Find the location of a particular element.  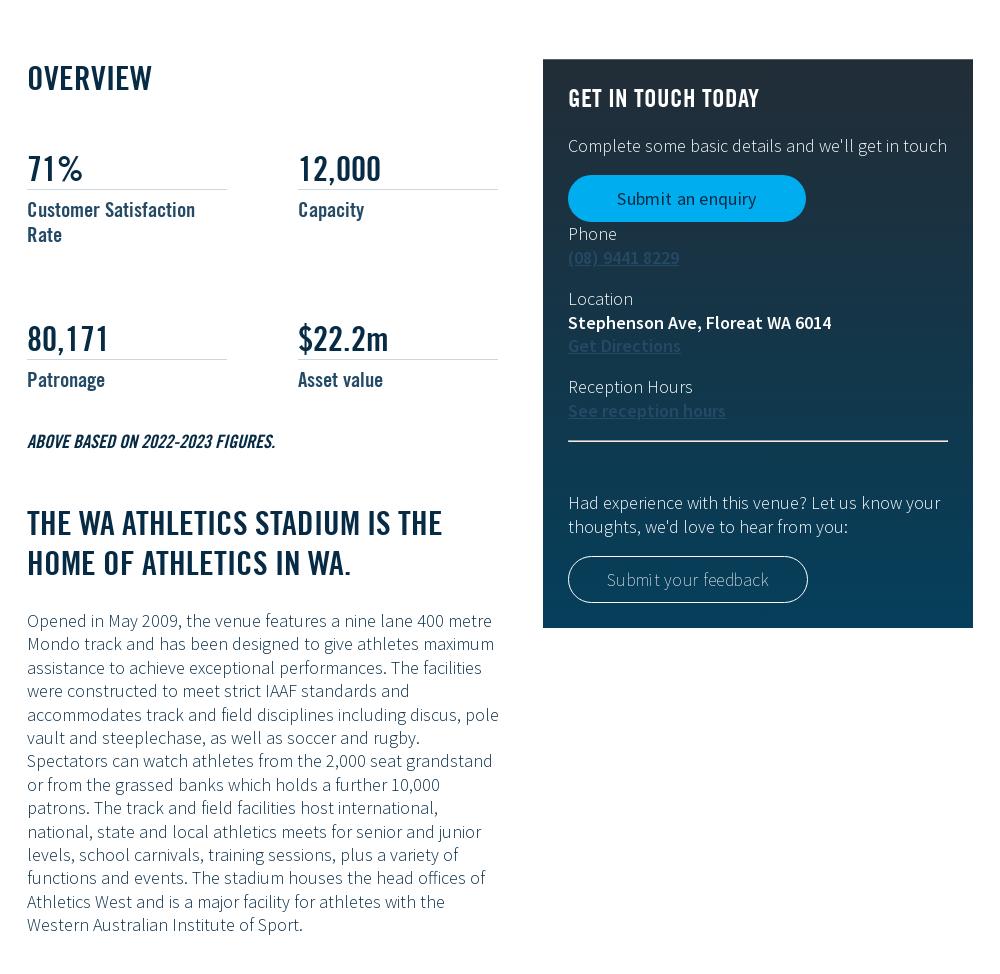

'Customer Satisfaction Rate' is located at coordinates (110, 221).